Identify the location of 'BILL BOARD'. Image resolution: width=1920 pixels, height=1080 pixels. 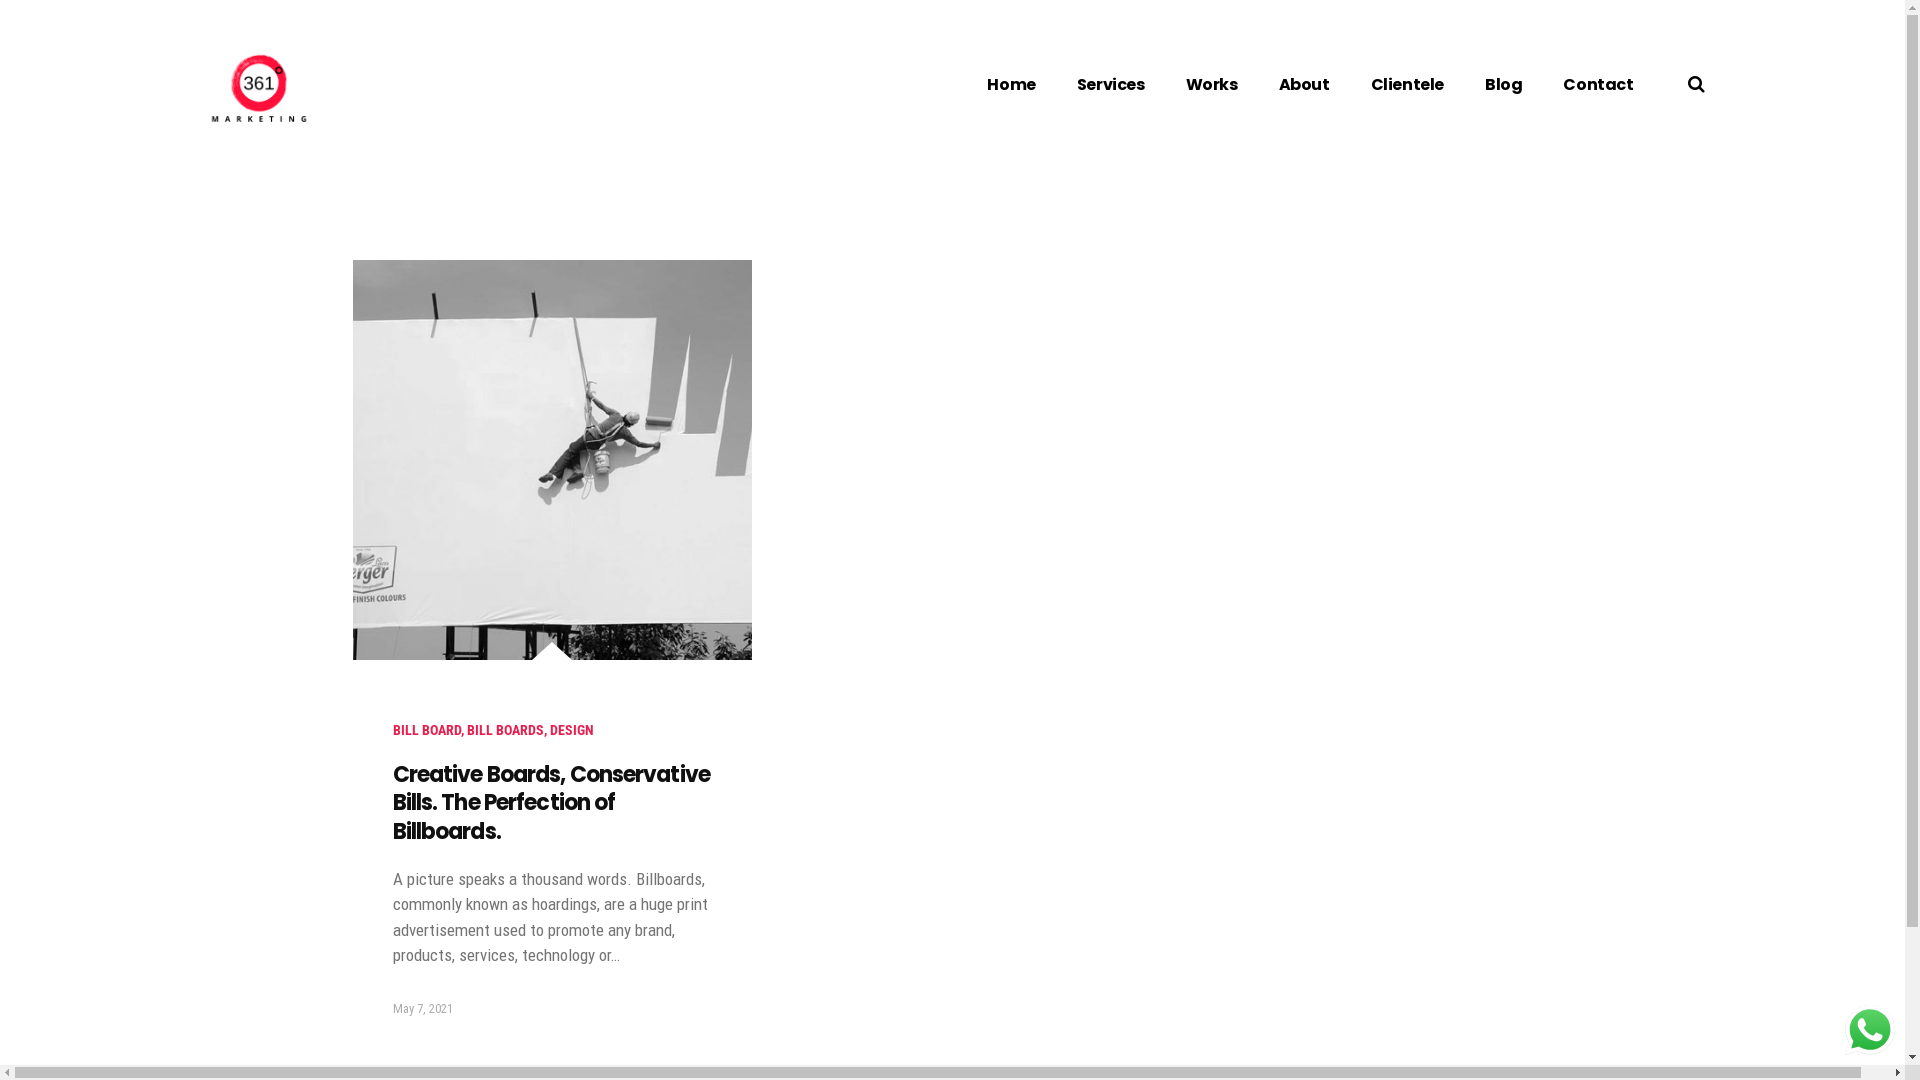
(425, 729).